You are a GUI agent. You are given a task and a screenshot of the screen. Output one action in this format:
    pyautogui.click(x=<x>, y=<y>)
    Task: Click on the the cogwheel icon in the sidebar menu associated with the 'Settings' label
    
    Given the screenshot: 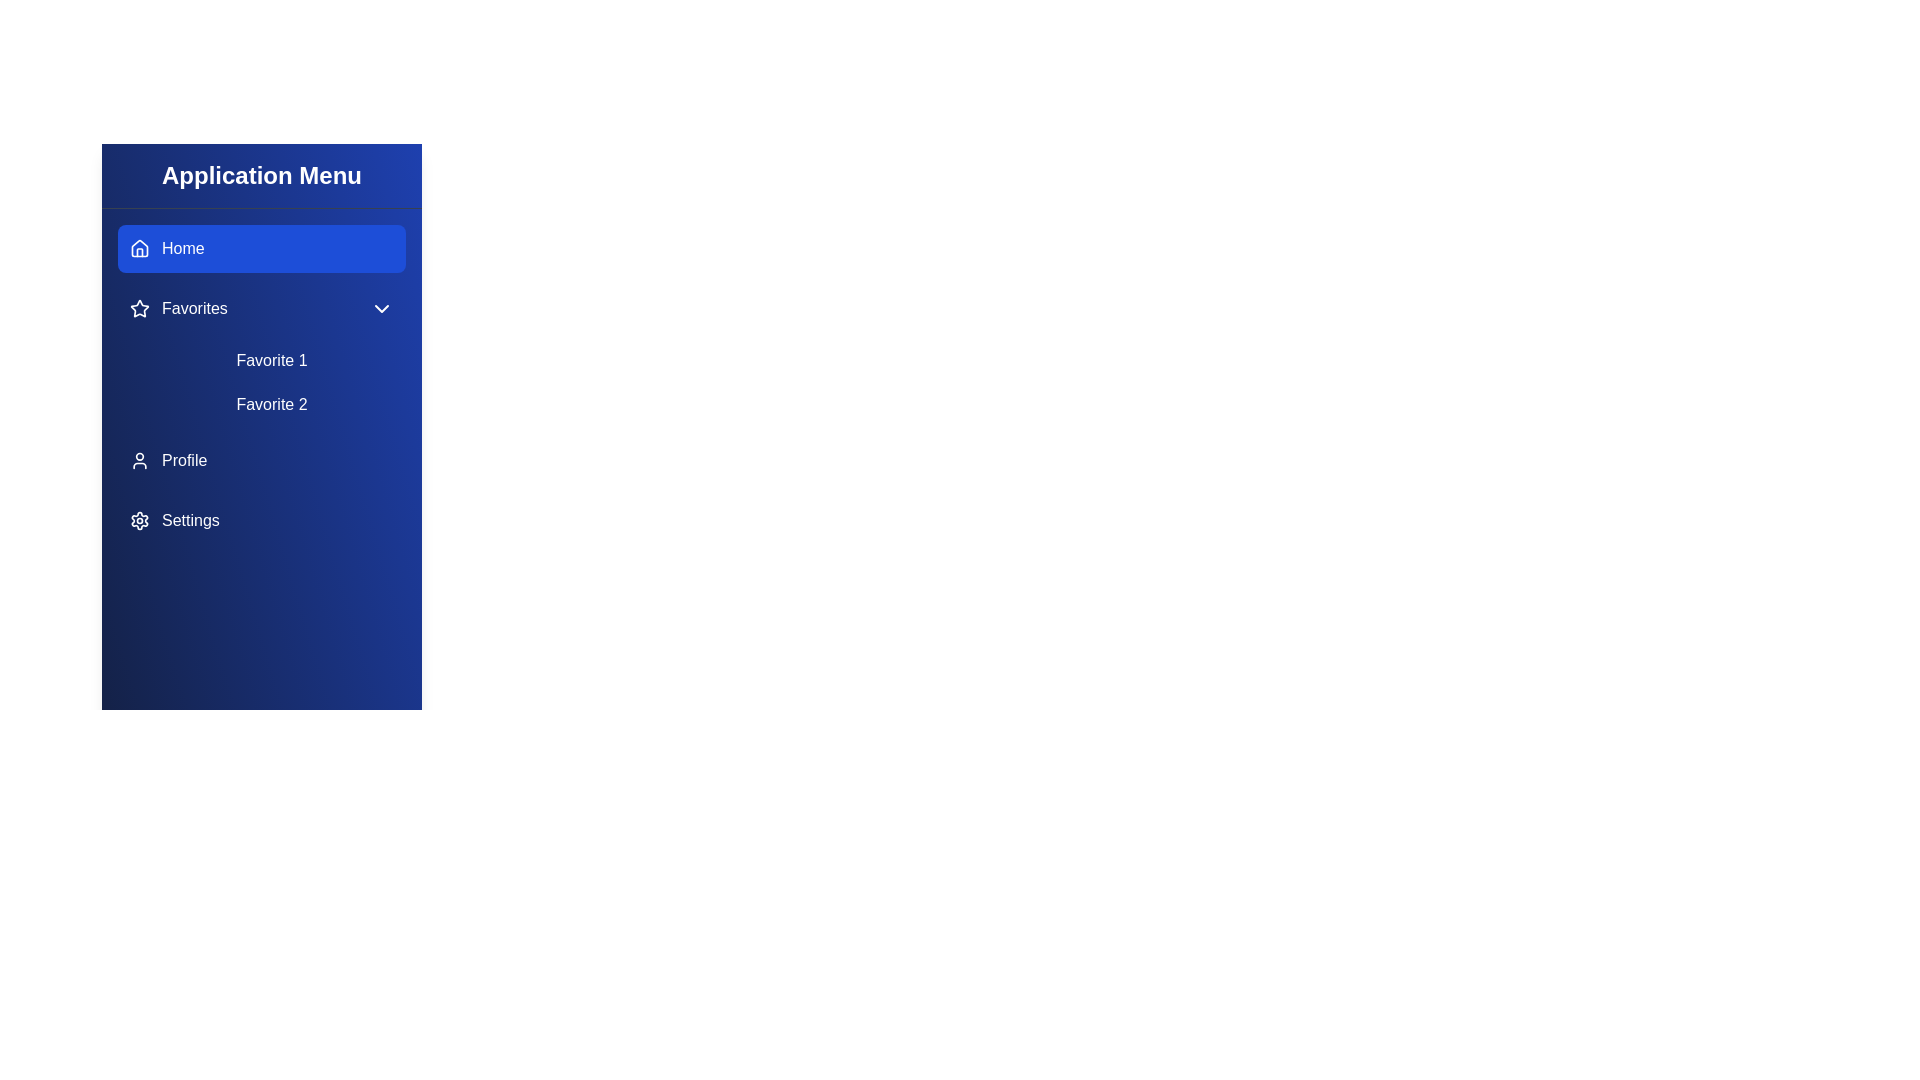 What is the action you would take?
    pyautogui.click(x=138, y=519)
    